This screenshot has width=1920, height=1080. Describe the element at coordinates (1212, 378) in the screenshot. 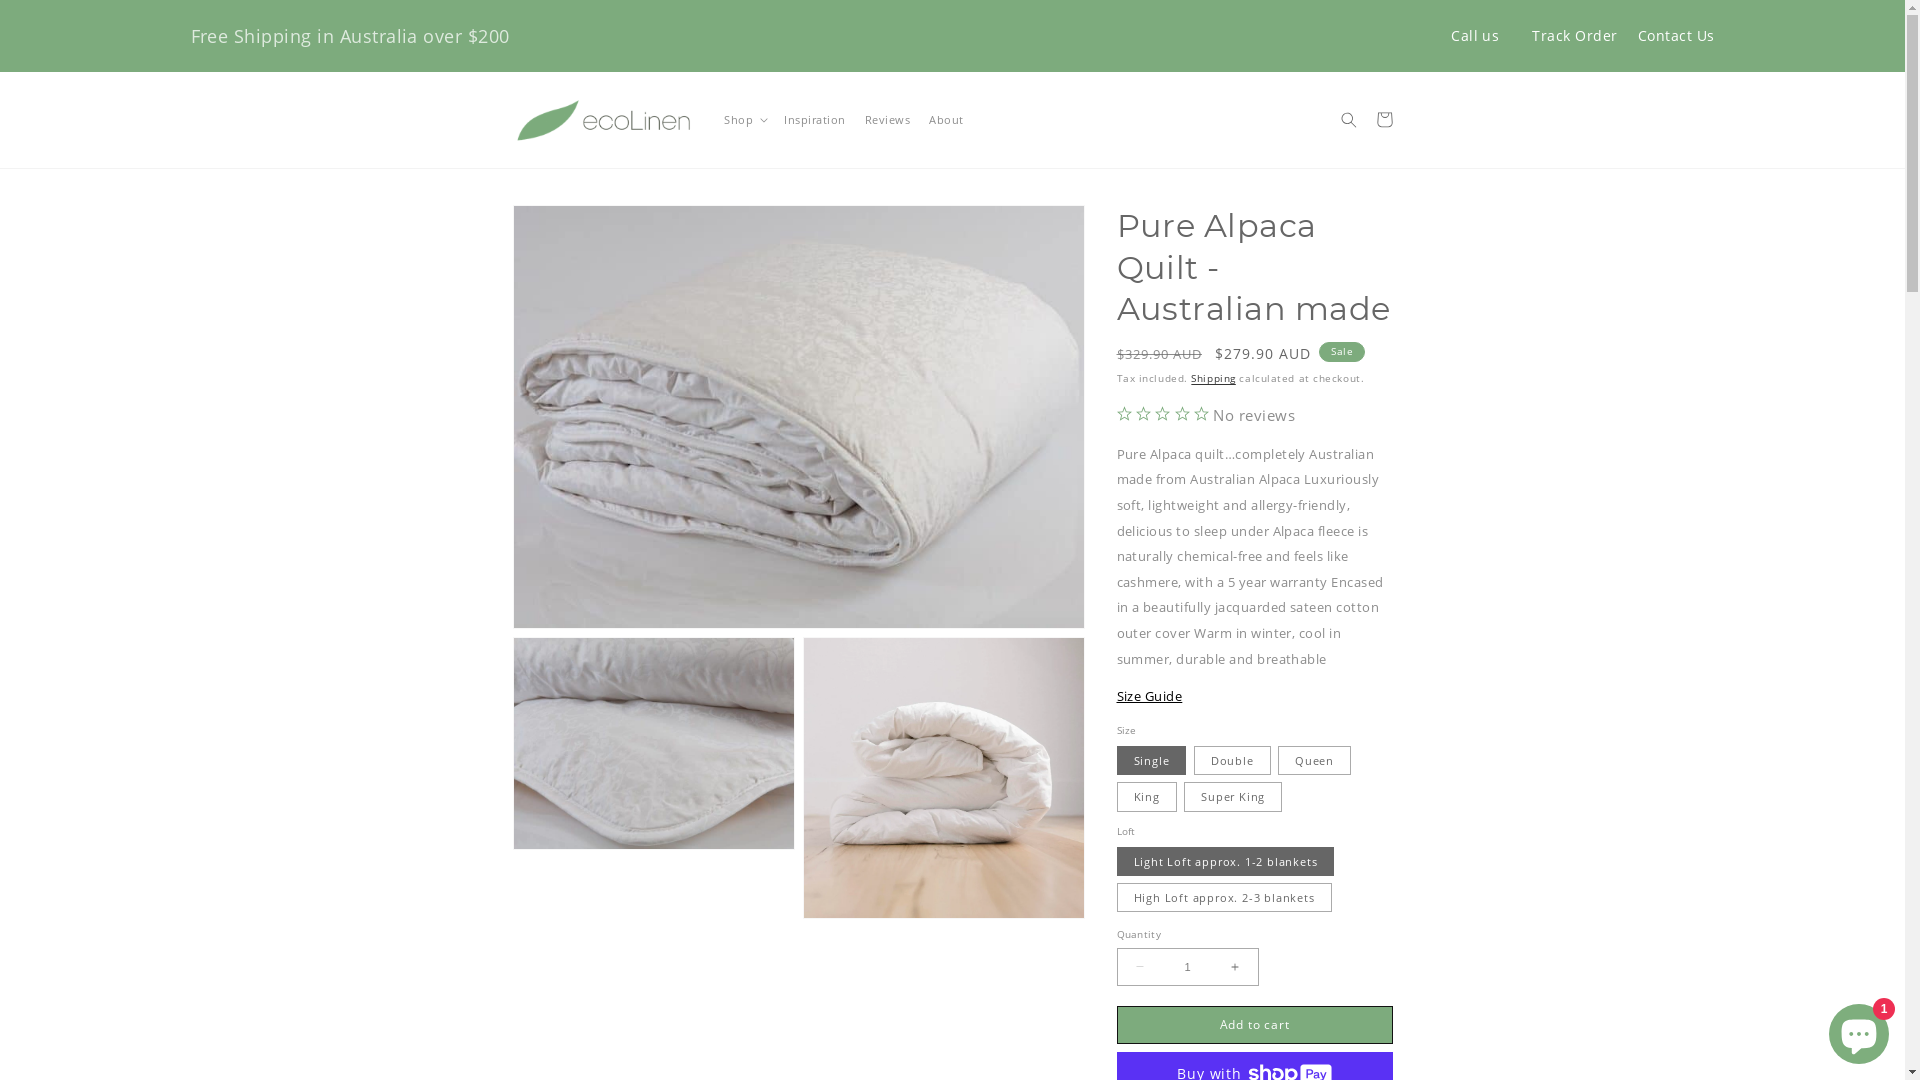

I see `'Shipping'` at that location.